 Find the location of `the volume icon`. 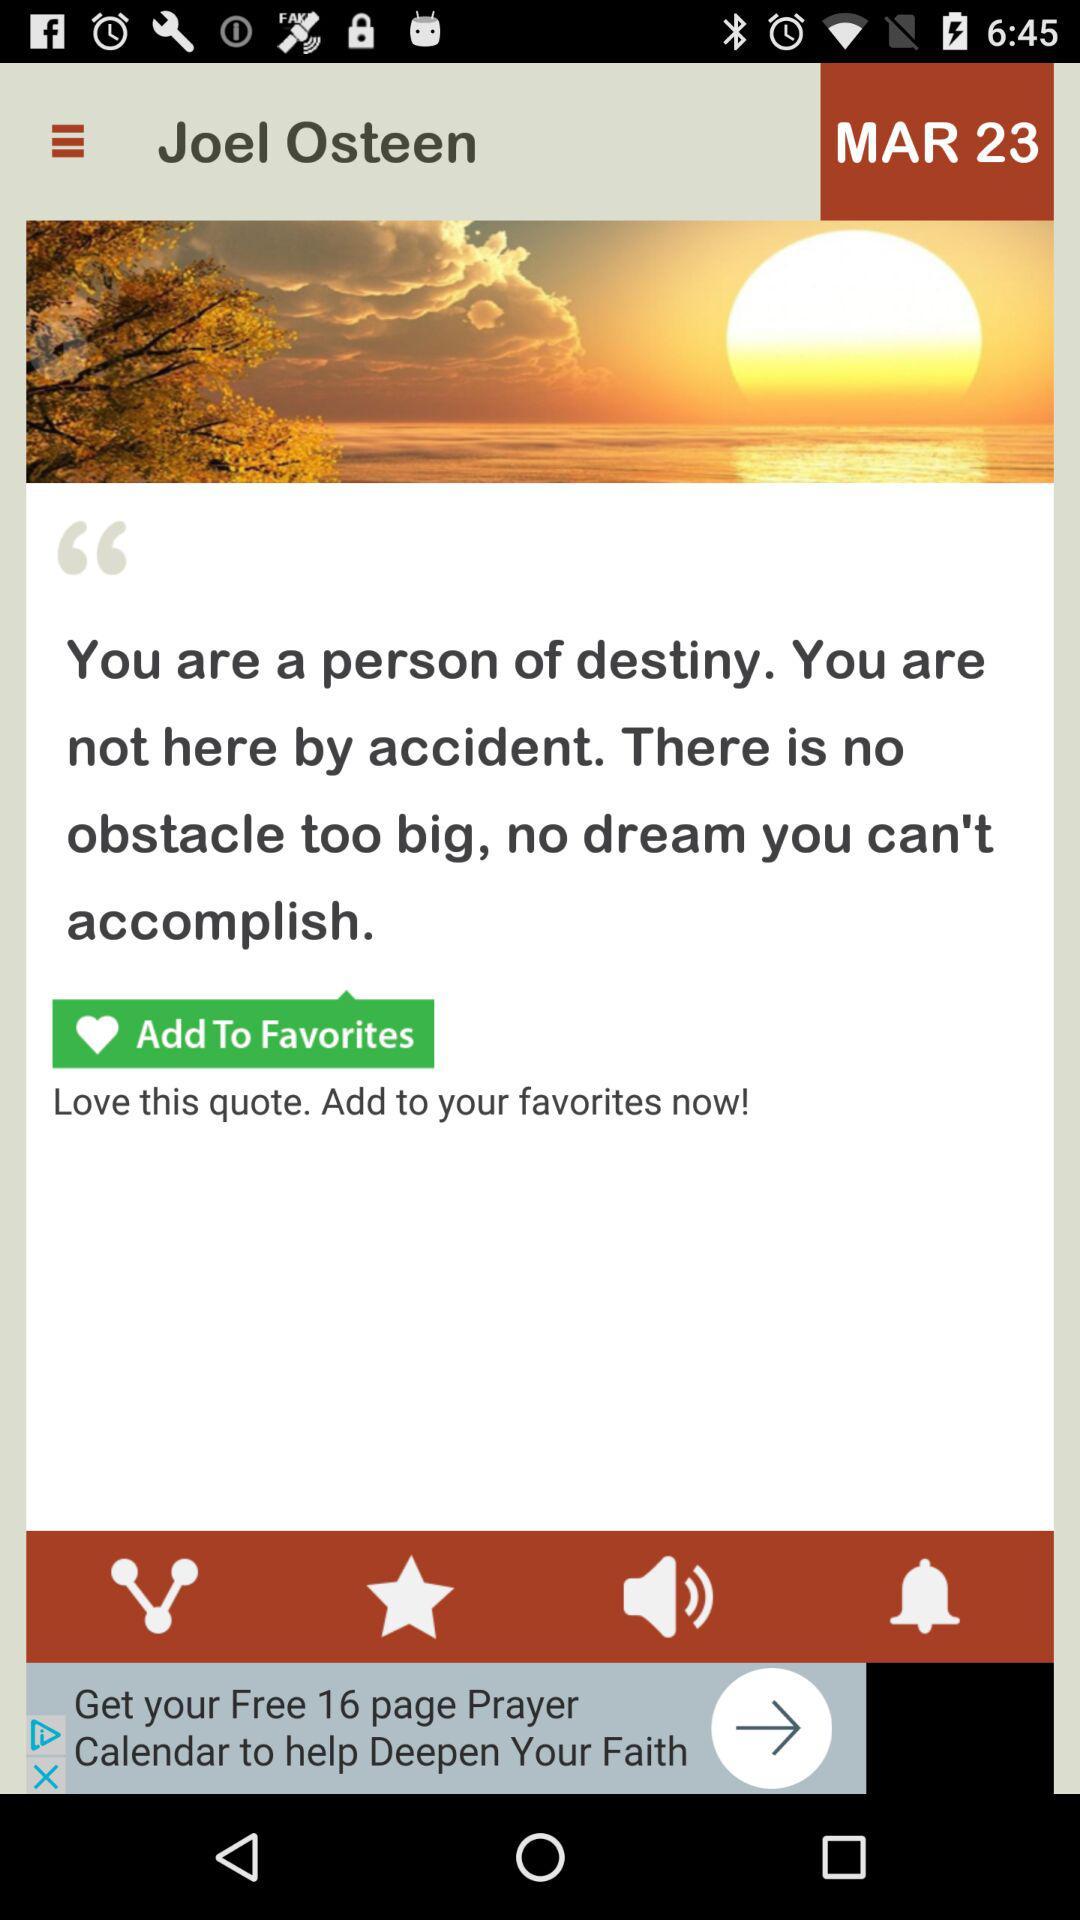

the volume icon is located at coordinates (667, 1707).